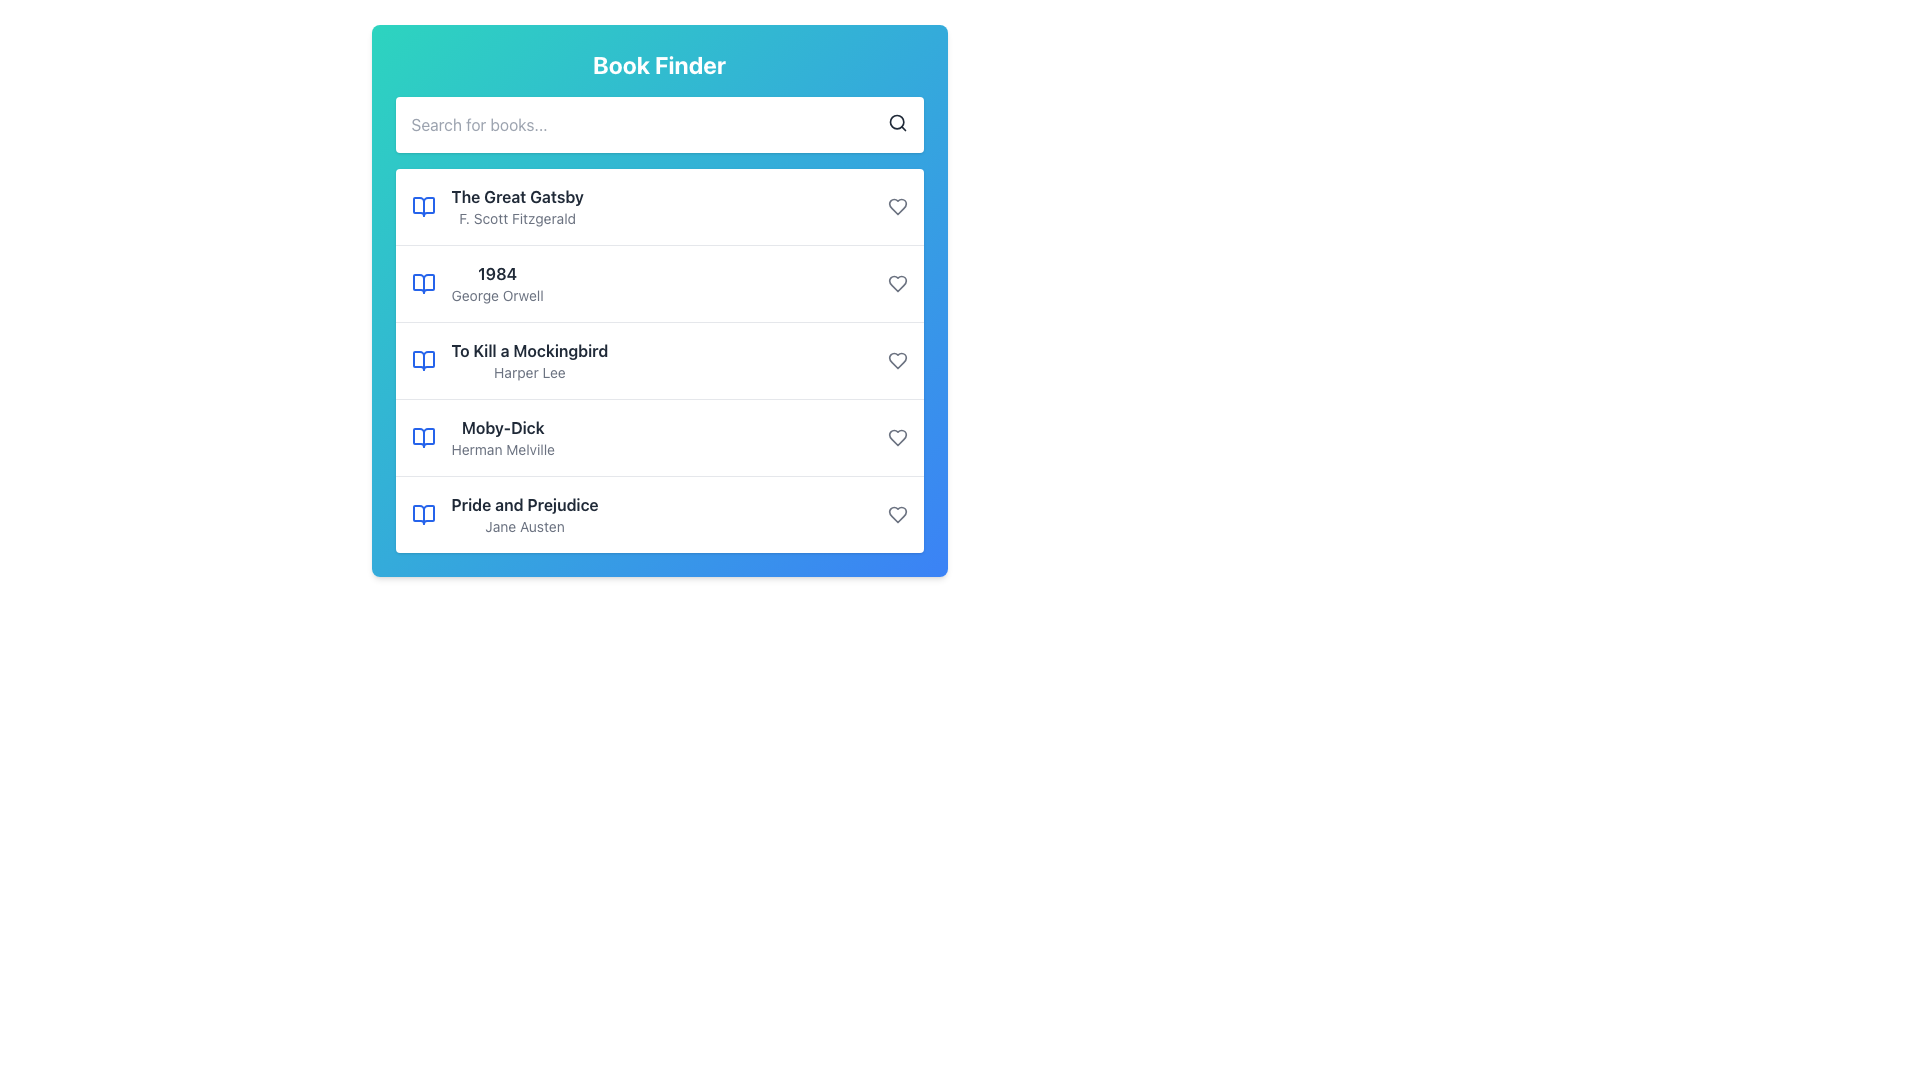  Describe the element at coordinates (896, 437) in the screenshot. I see `the heart-shaped button icon associated with 'Moby-Dick' by 'Herman Melville'` at that location.